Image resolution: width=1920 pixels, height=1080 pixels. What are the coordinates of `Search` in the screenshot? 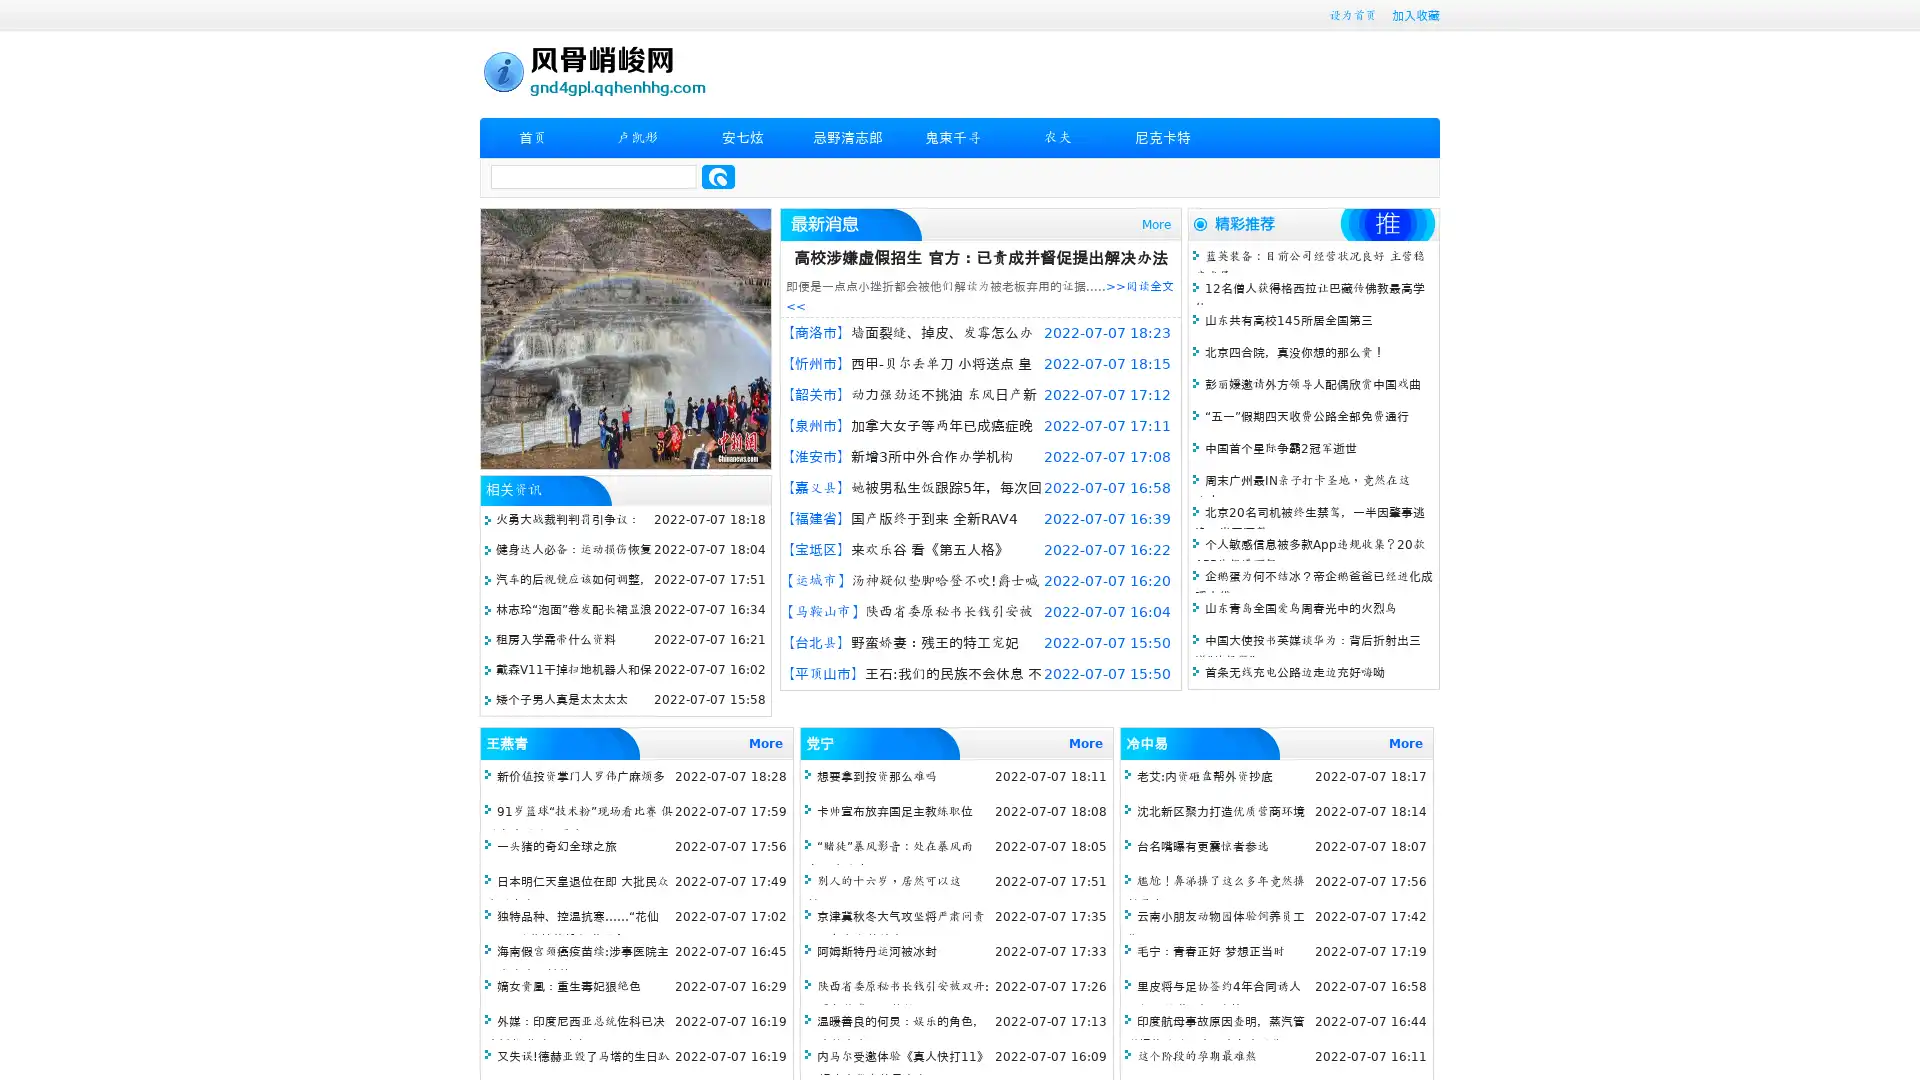 It's located at (718, 176).